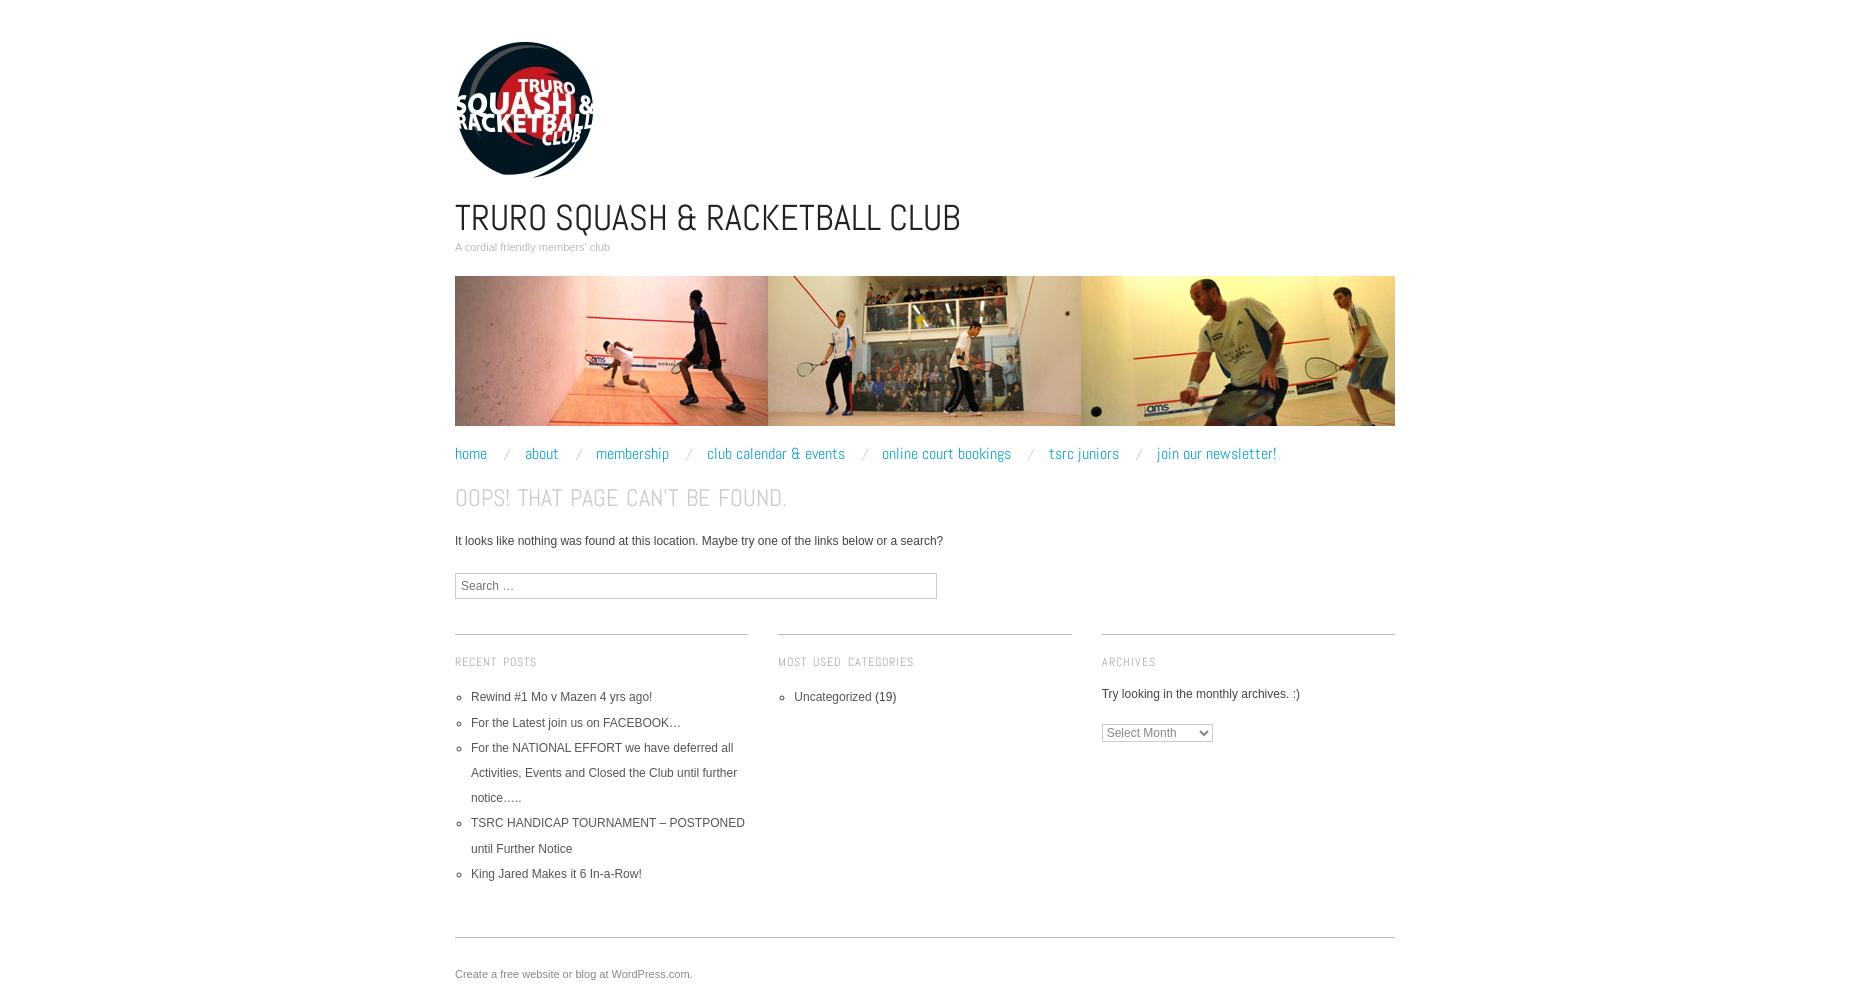 This screenshot has height=1000, width=1850. Describe the element at coordinates (561, 696) in the screenshot. I see `'Rewind #1 Mo v Mazen 4 yrs ago!'` at that location.